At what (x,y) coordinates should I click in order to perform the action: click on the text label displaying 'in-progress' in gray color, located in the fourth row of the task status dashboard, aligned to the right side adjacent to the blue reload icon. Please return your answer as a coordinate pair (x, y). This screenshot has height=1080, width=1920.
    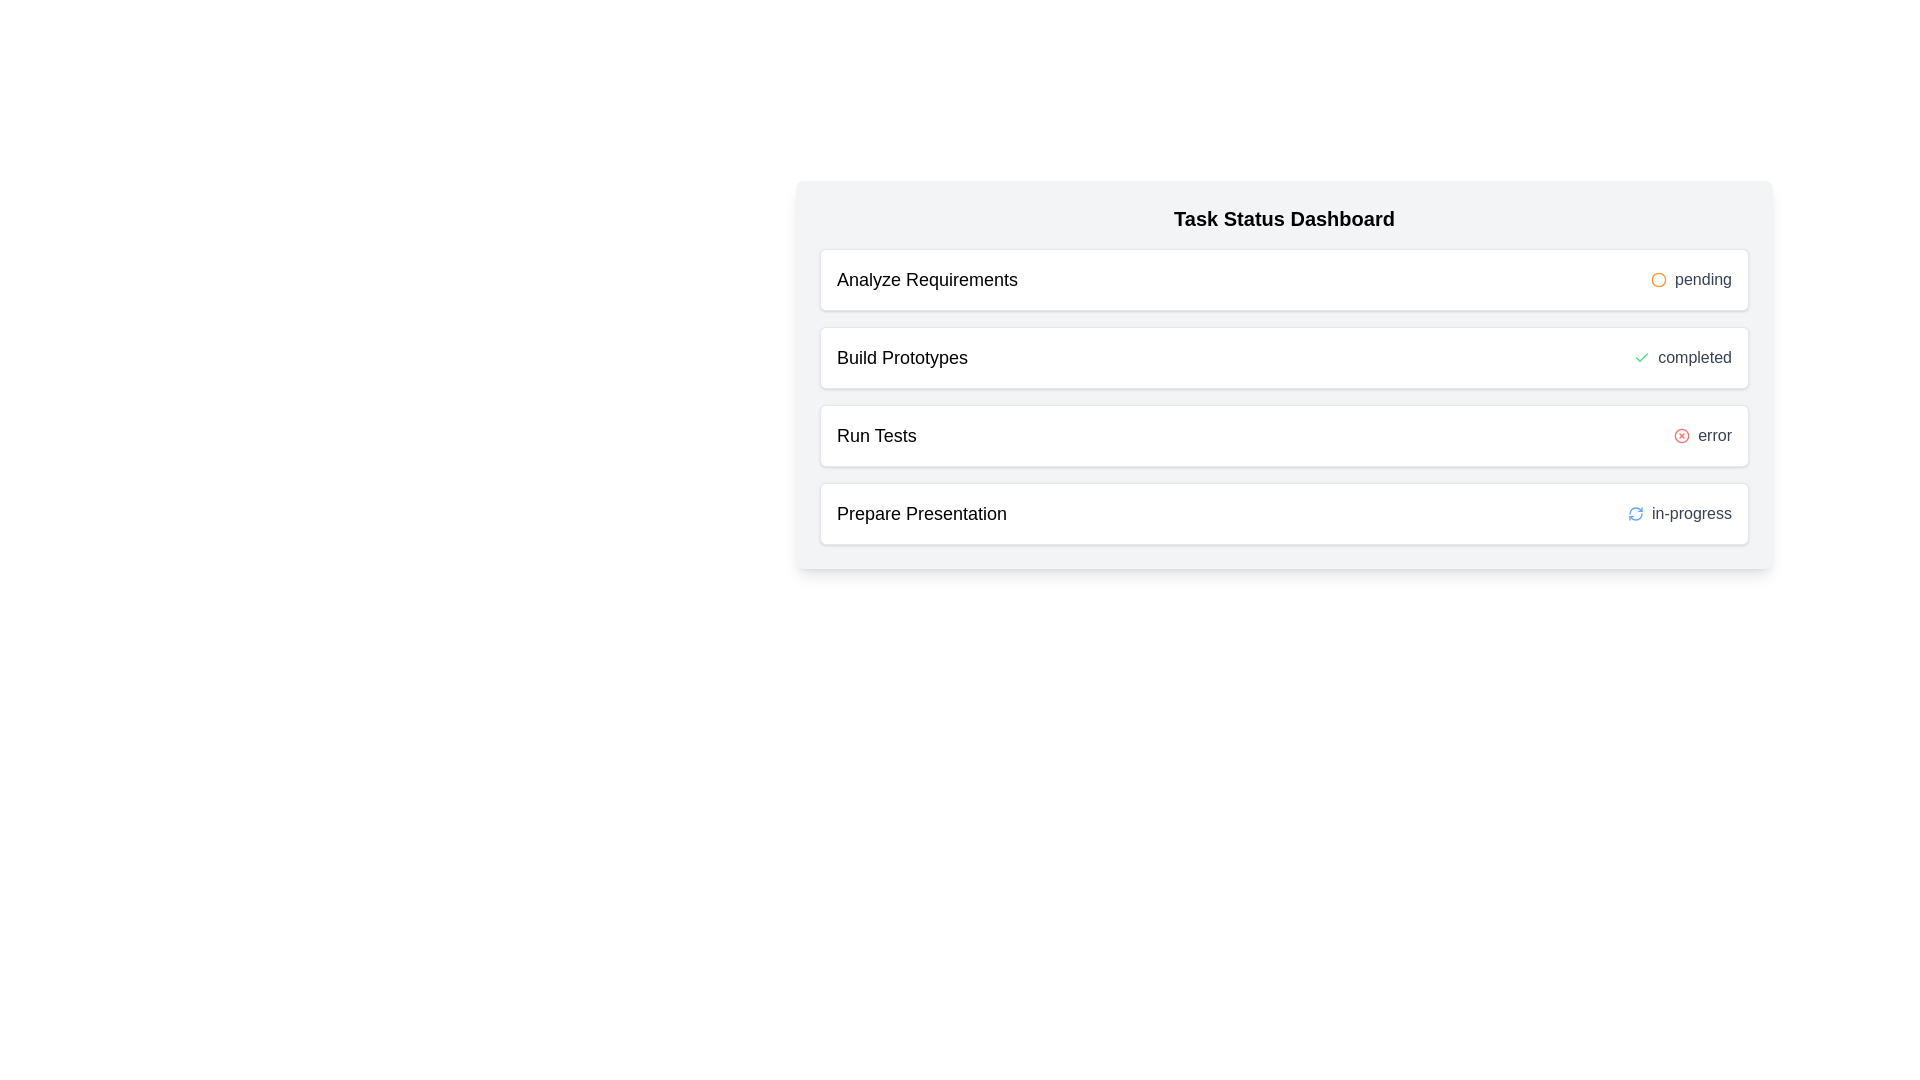
    Looking at the image, I should click on (1690, 512).